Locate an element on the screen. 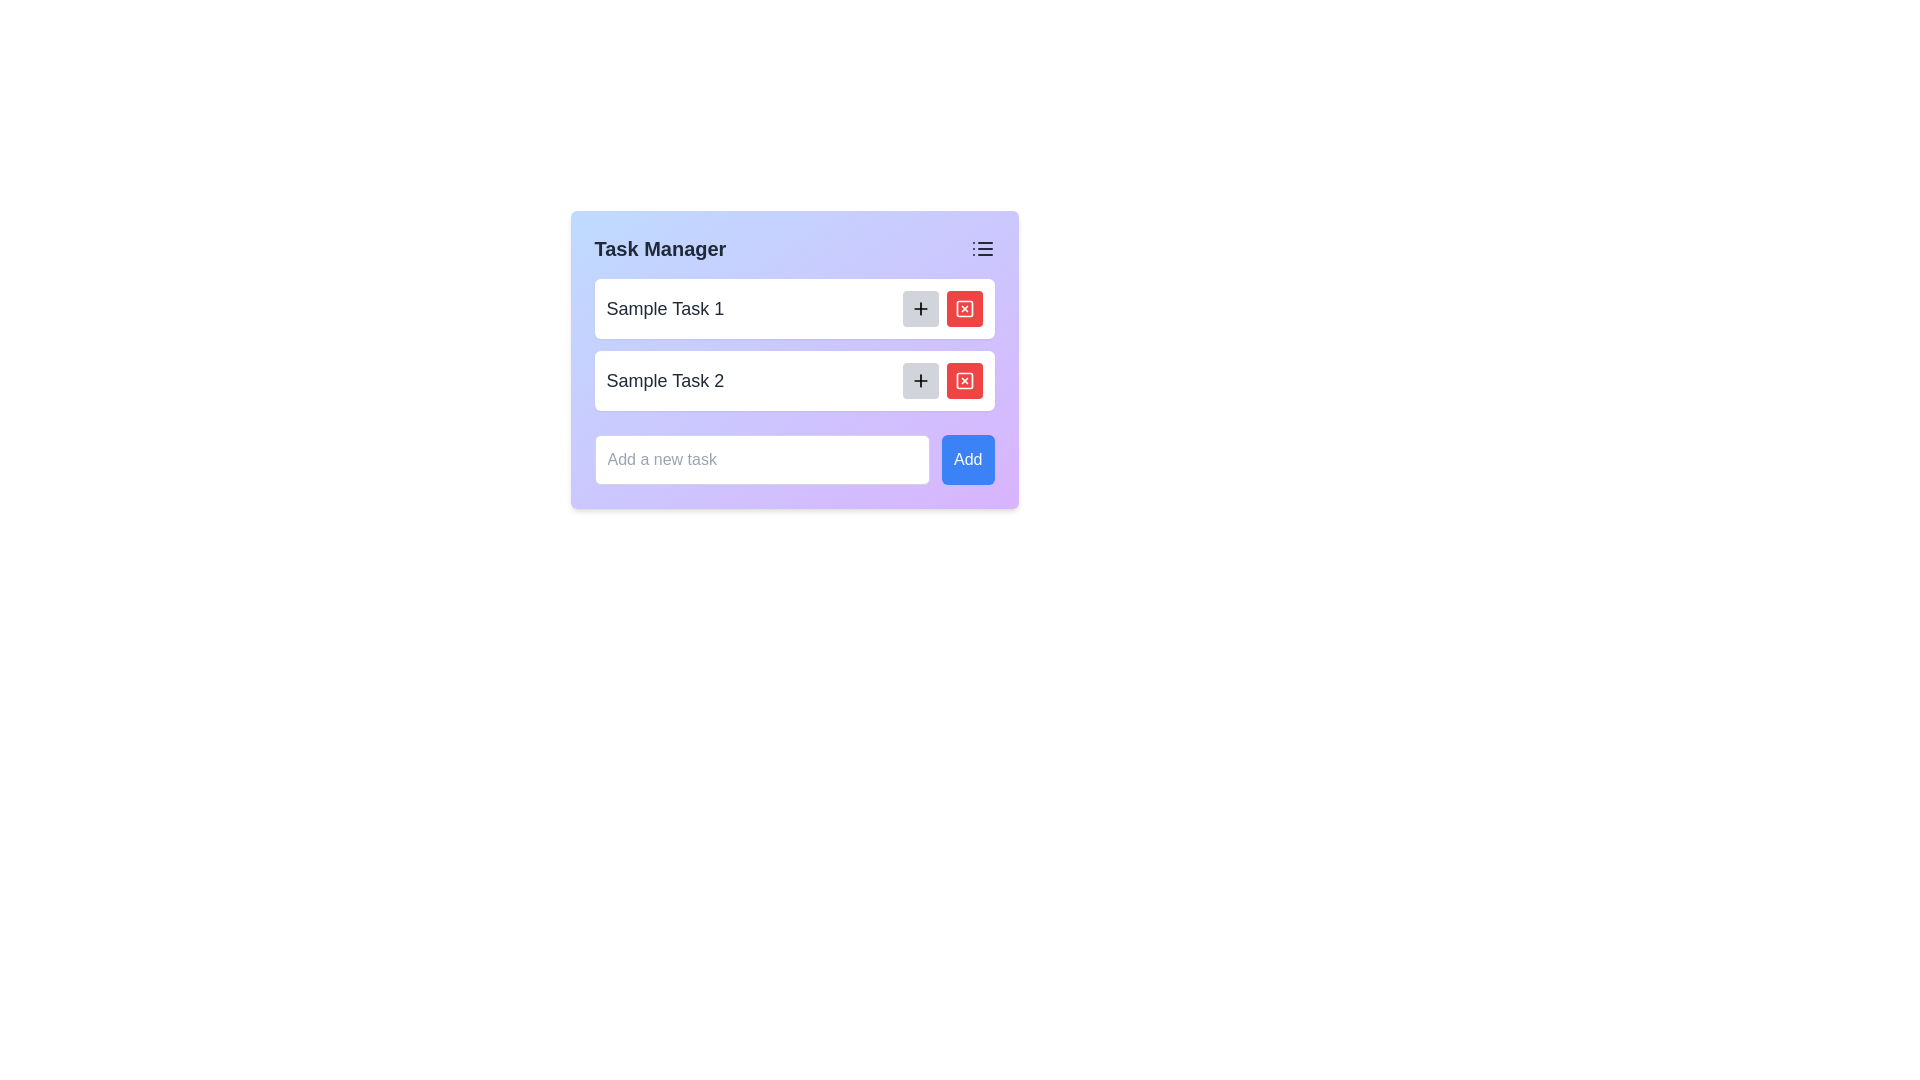 The image size is (1920, 1080). the small square gray button with a black plus symbol located to the right of 'Sample Task 1' is located at coordinates (919, 308).